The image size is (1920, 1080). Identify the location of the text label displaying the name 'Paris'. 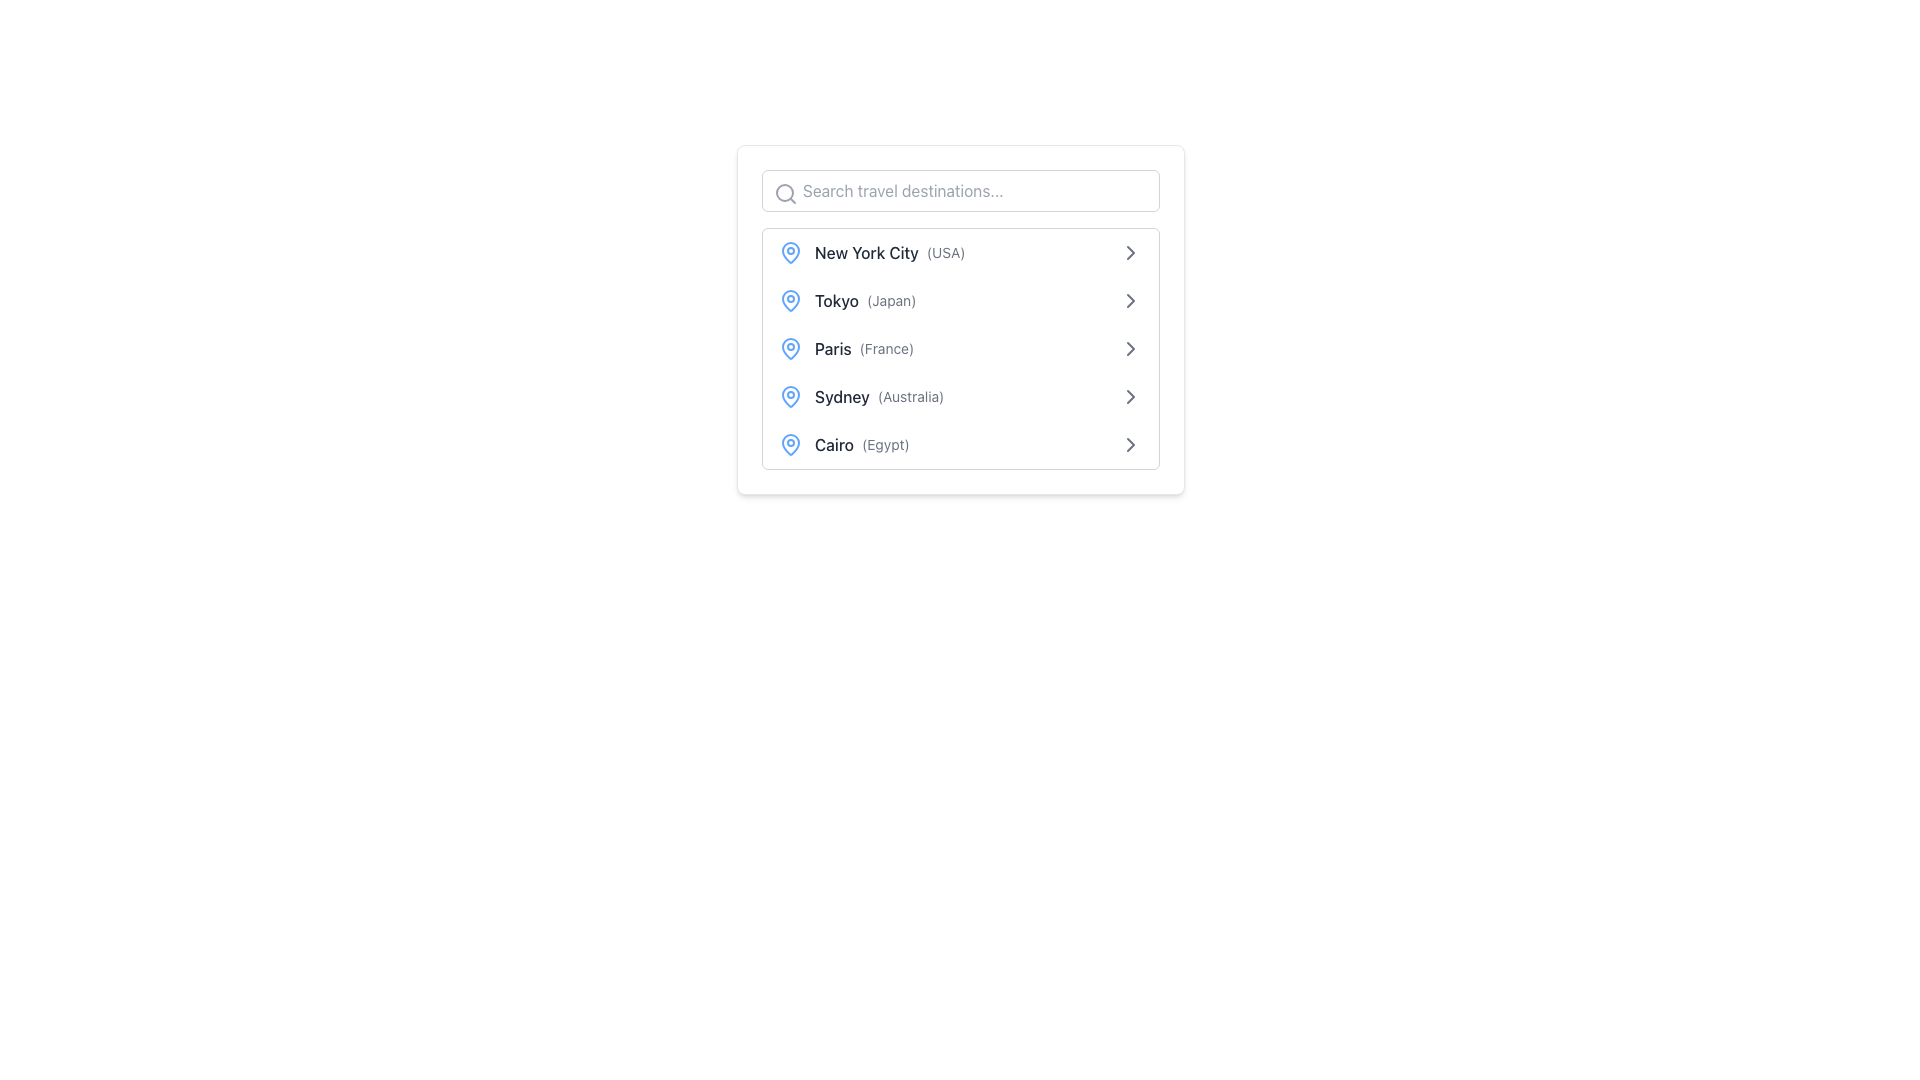
(833, 347).